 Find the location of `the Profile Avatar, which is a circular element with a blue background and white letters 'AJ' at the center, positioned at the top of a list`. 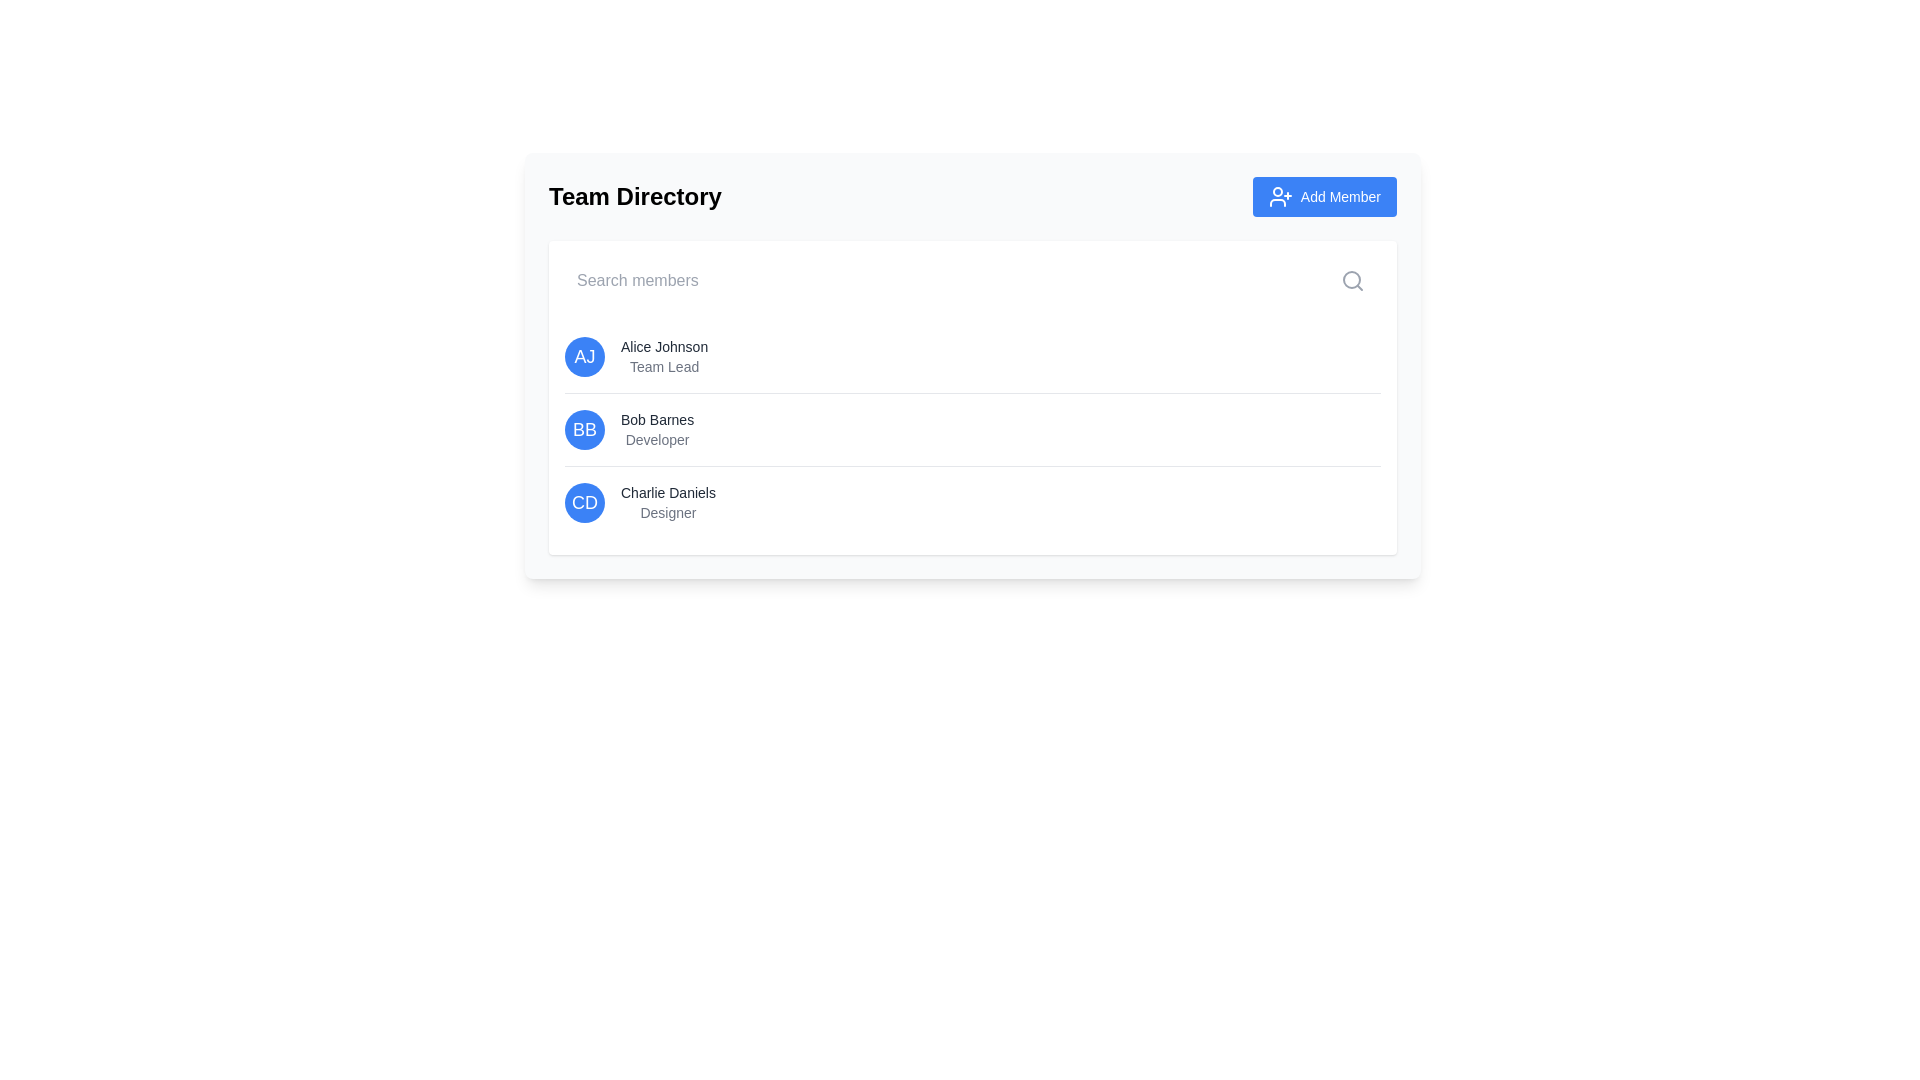

the Profile Avatar, which is a circular element with a blue background and white letters 'AJ' at the center, positioned at the top of a list is located at coordinates (584, 356).